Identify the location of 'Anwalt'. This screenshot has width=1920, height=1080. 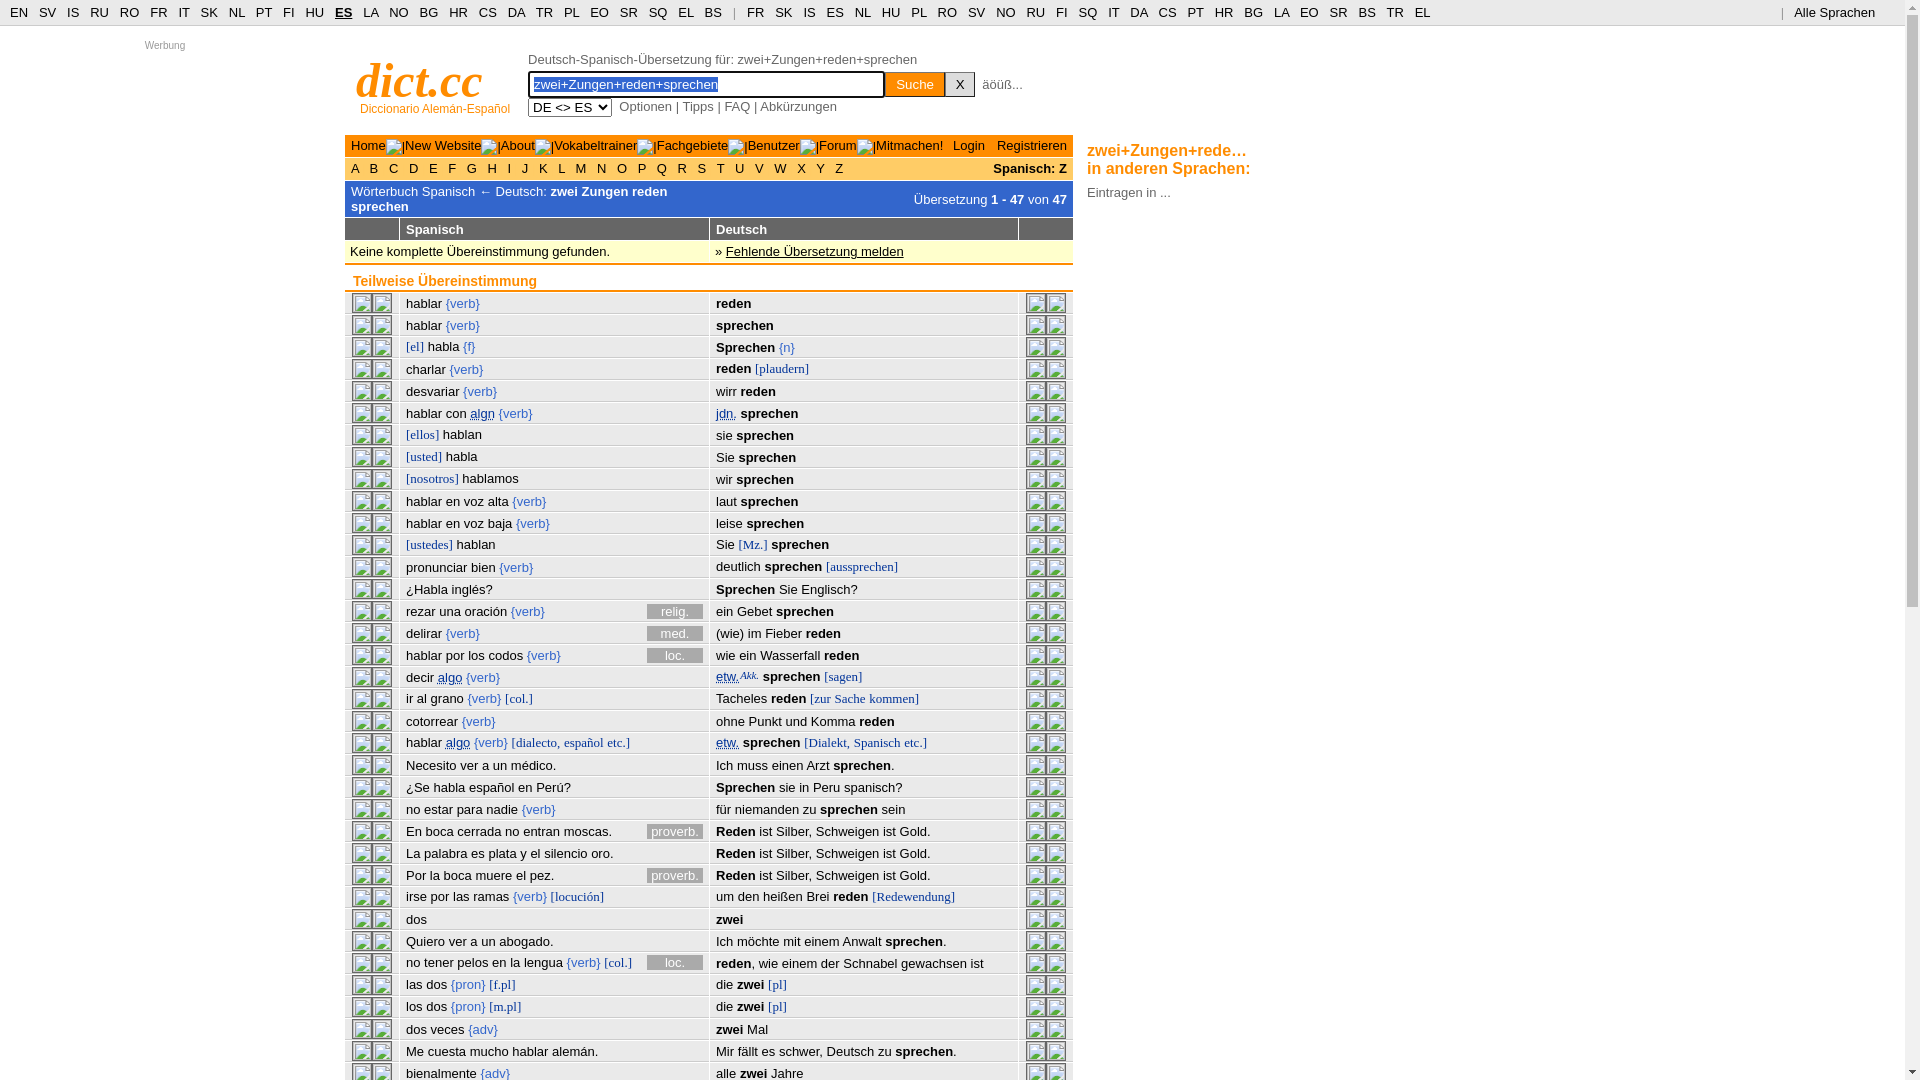
(862, 941).